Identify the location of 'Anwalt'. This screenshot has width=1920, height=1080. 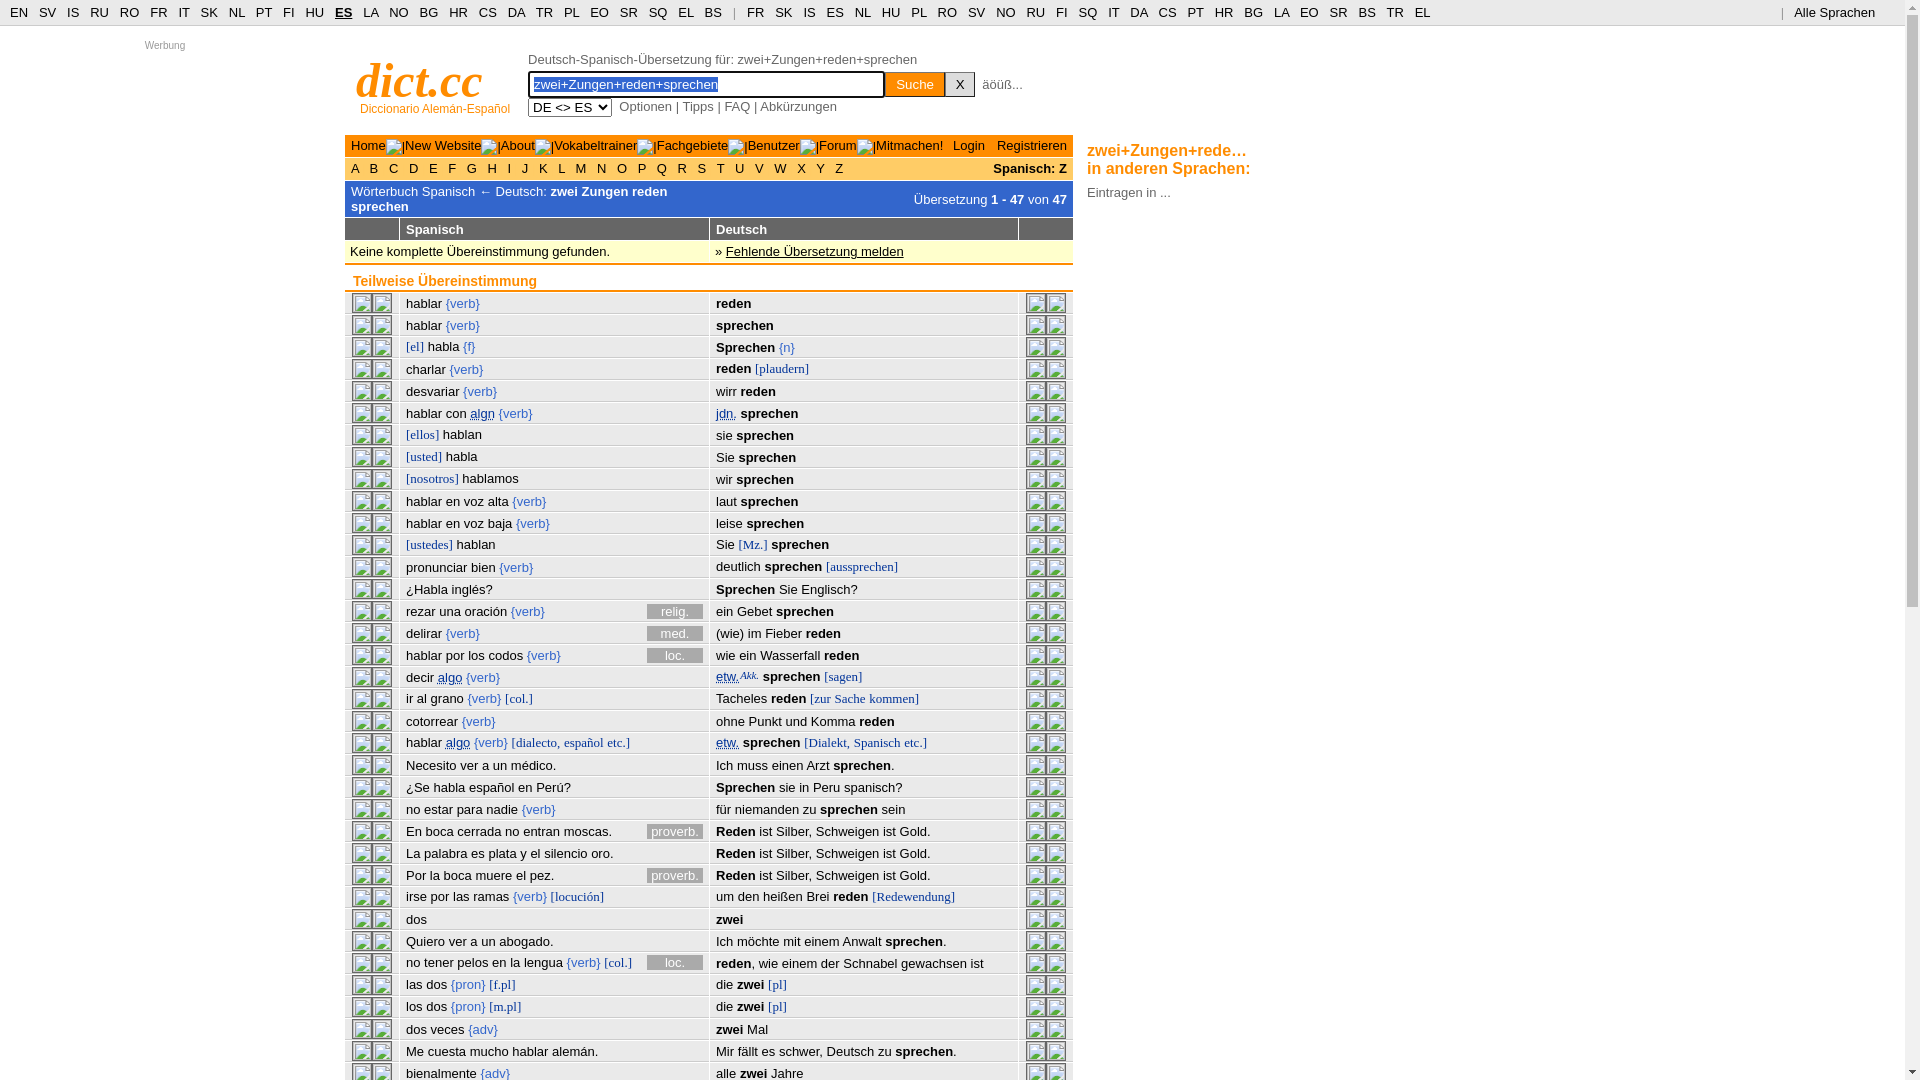
(862, 941).